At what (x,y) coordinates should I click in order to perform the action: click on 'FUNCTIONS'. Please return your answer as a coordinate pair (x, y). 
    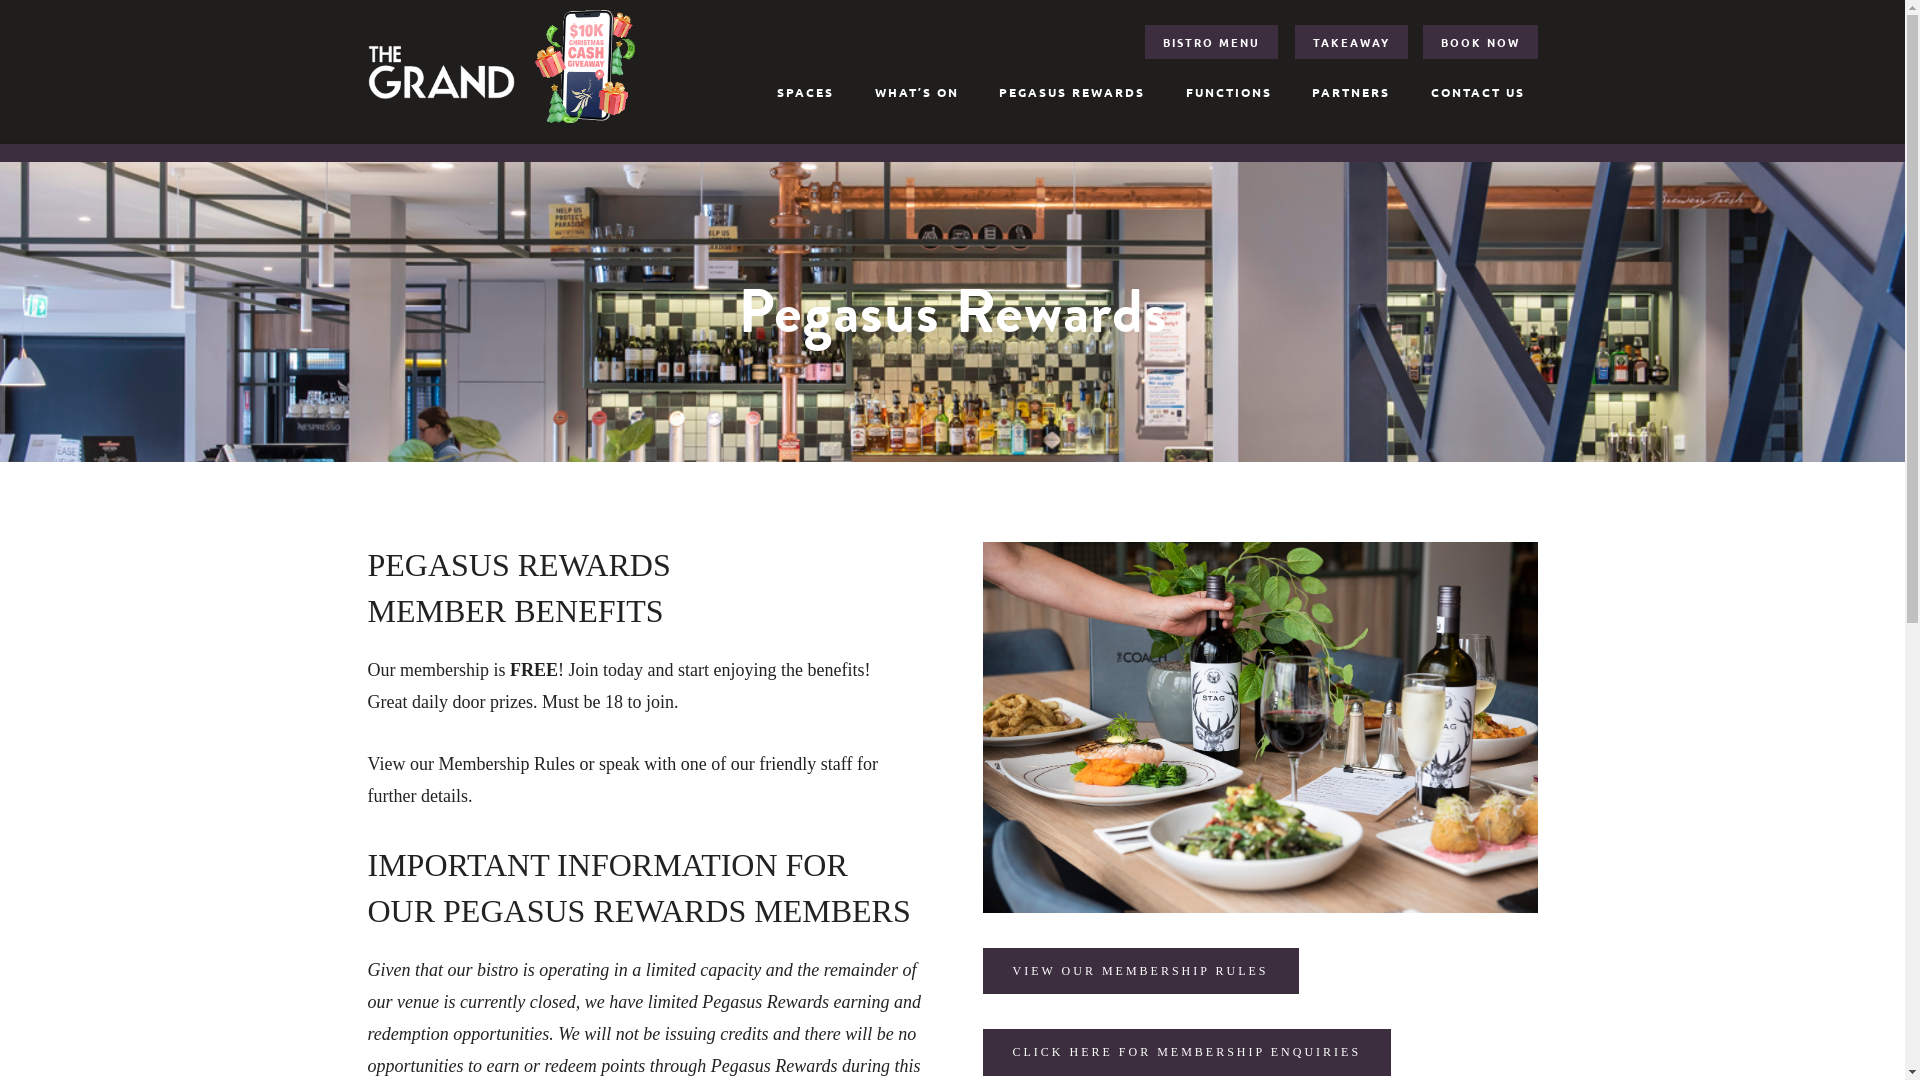
    Looking at the image, I should click on (1227, 92).